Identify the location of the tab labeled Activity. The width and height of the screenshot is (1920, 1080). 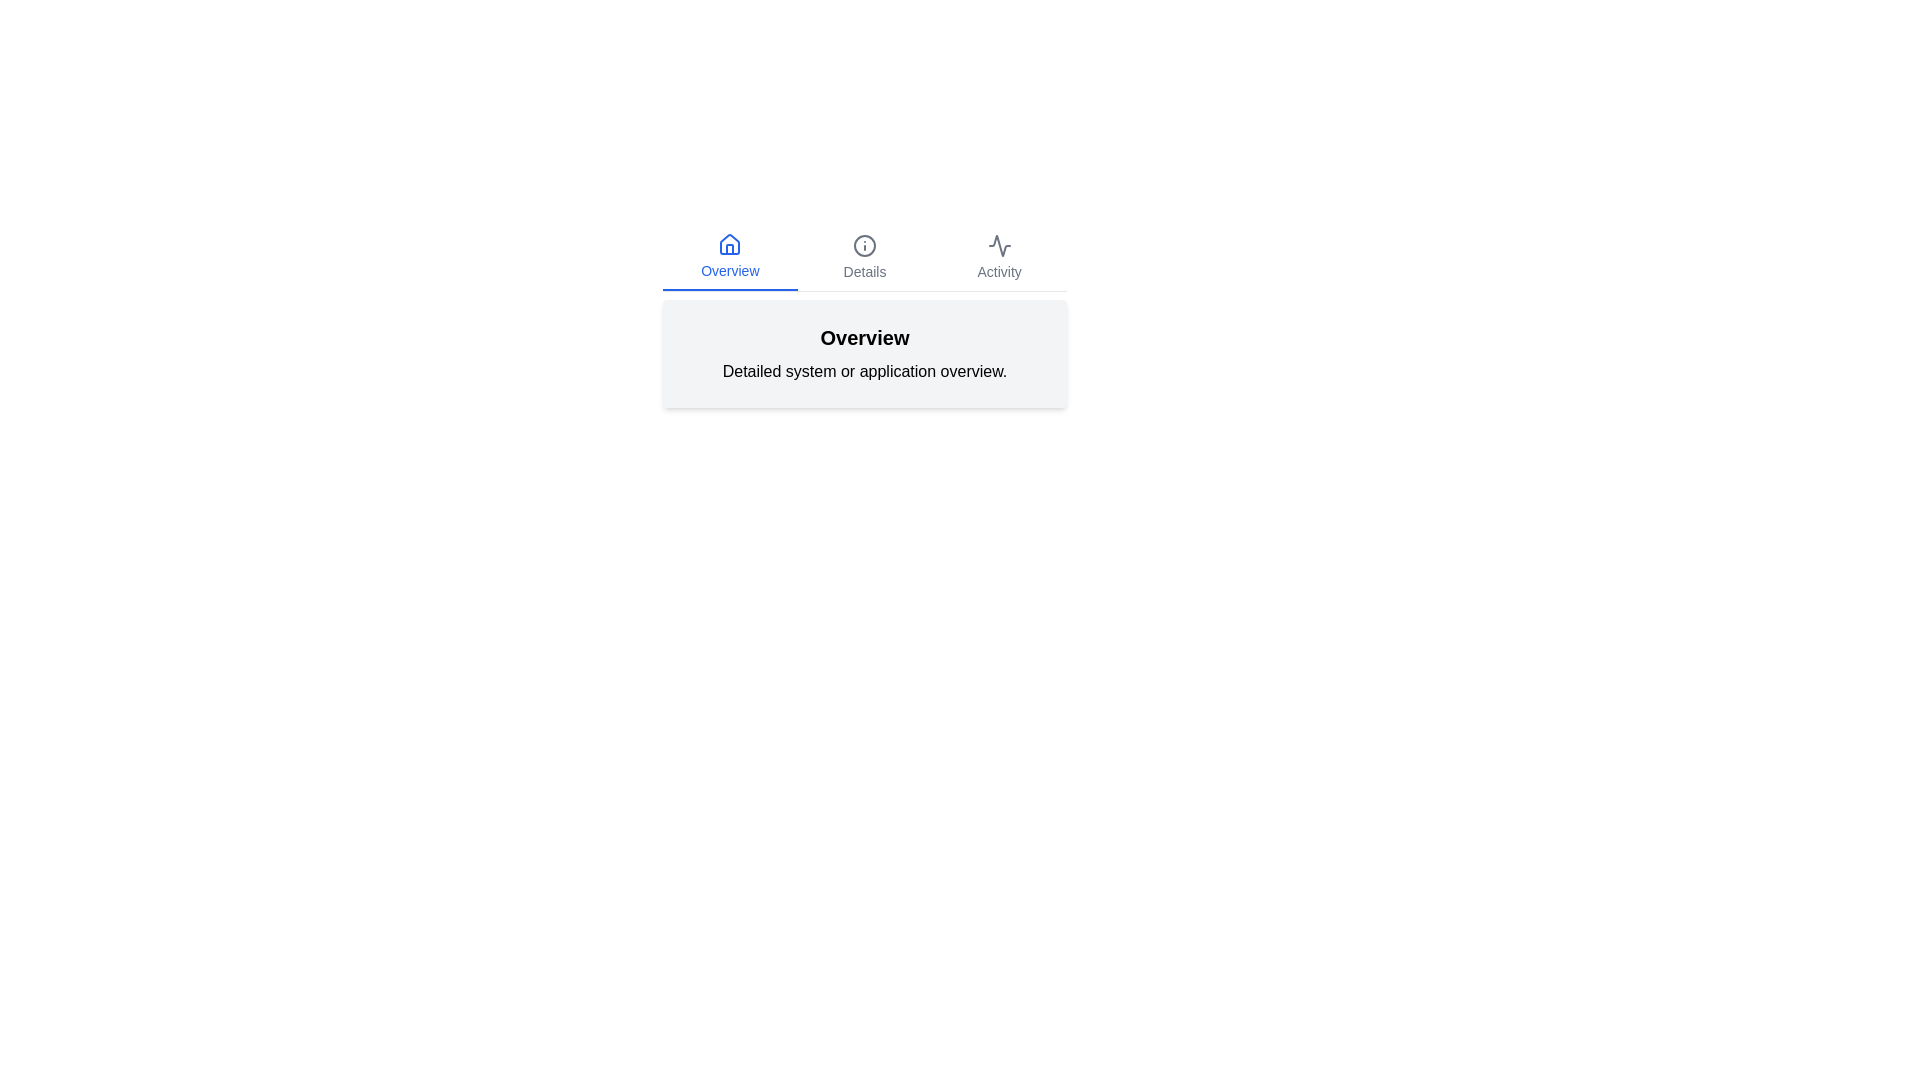
(999, 257).